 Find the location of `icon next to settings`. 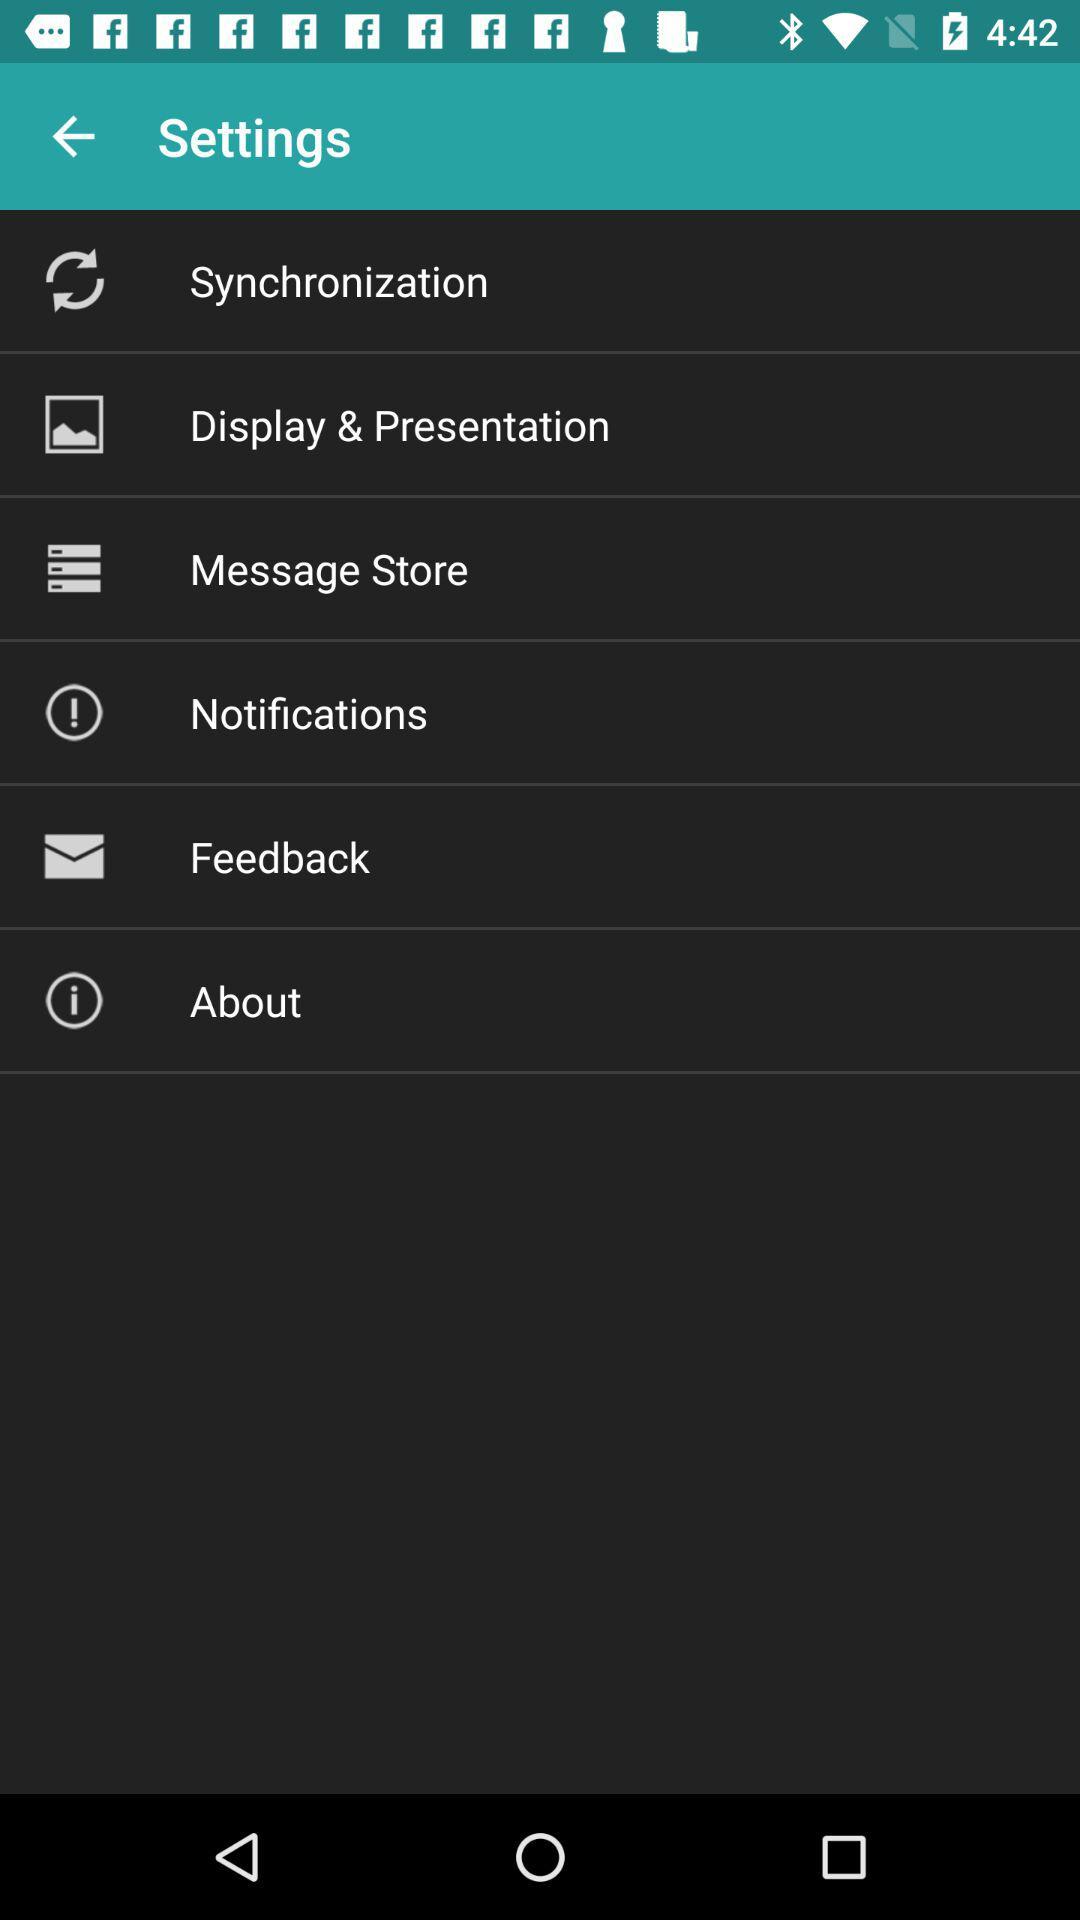

icon next to settings is located at coordinates (72, 135).